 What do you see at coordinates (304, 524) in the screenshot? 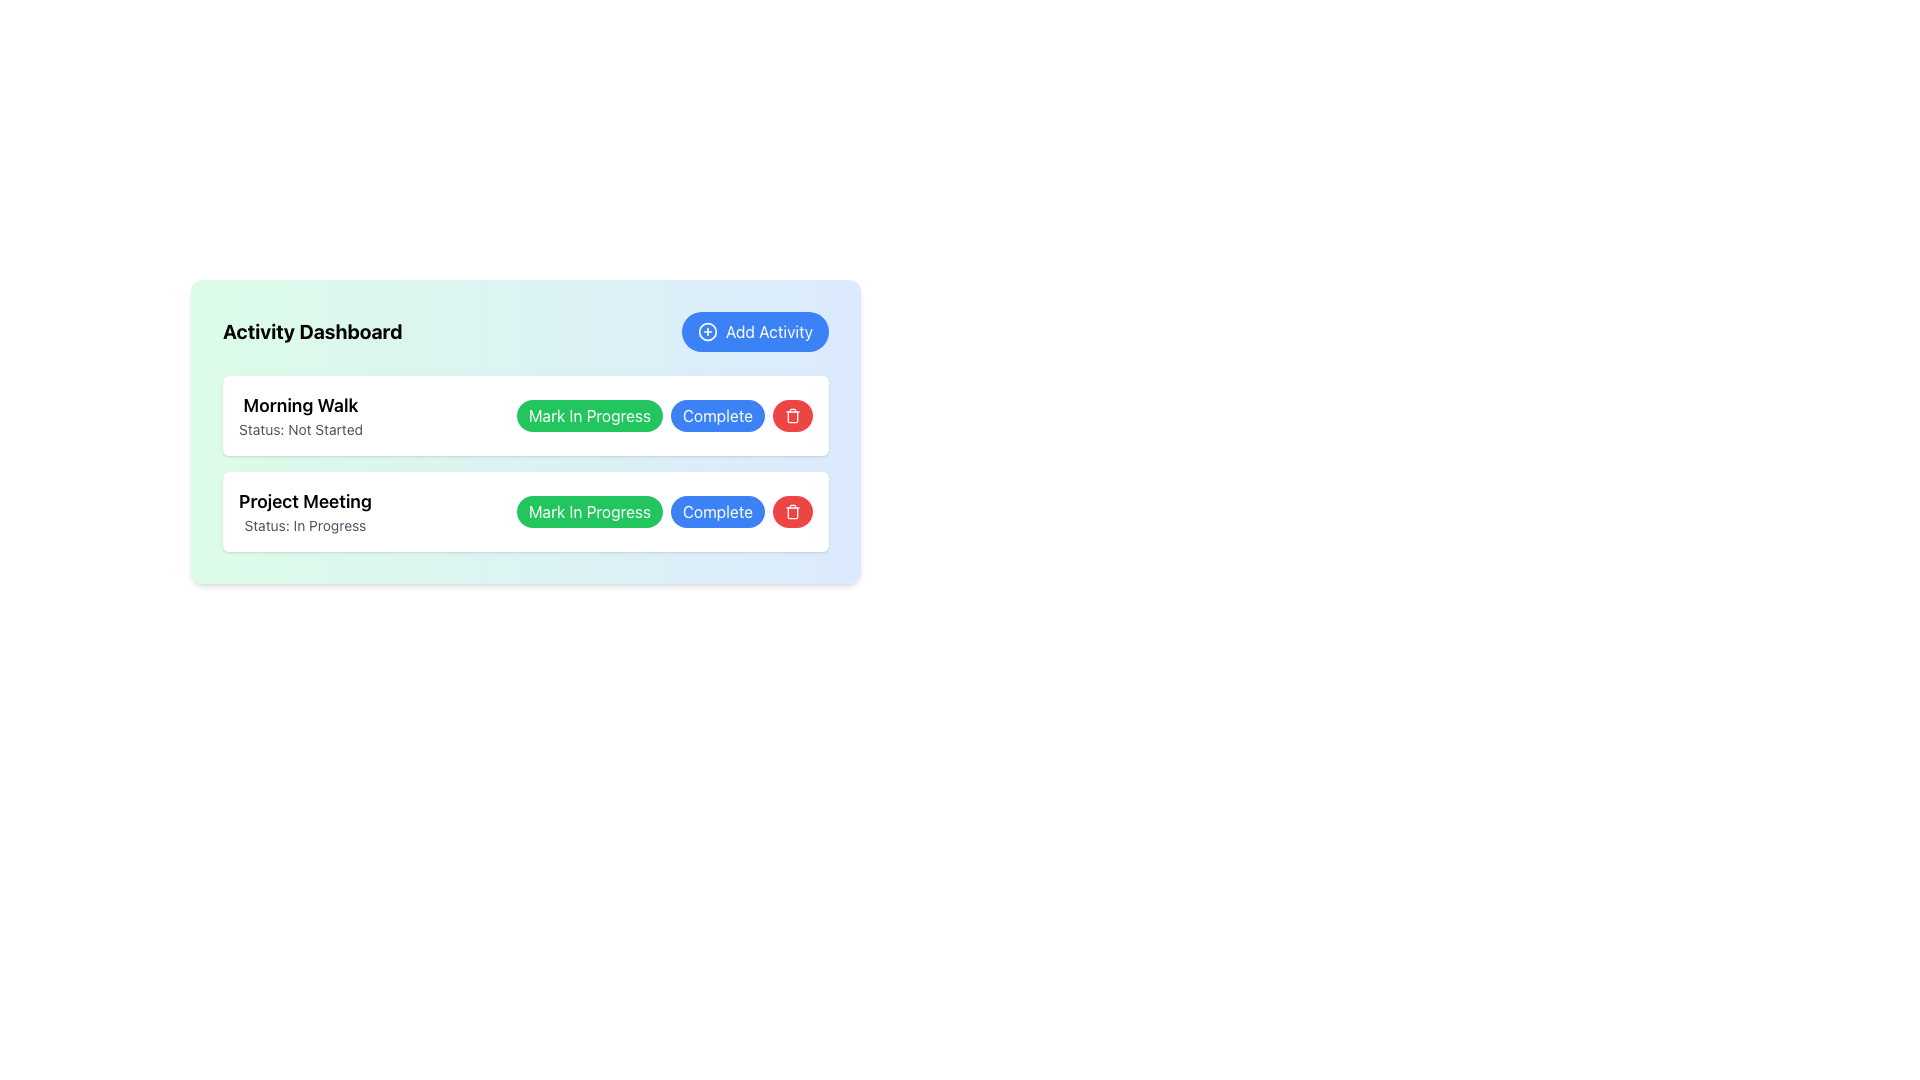
I see `status information displayed as 'In Progress' below the 'Project Meeting' text in the Activity Dashboard interface` at bounding box center [304, 524].